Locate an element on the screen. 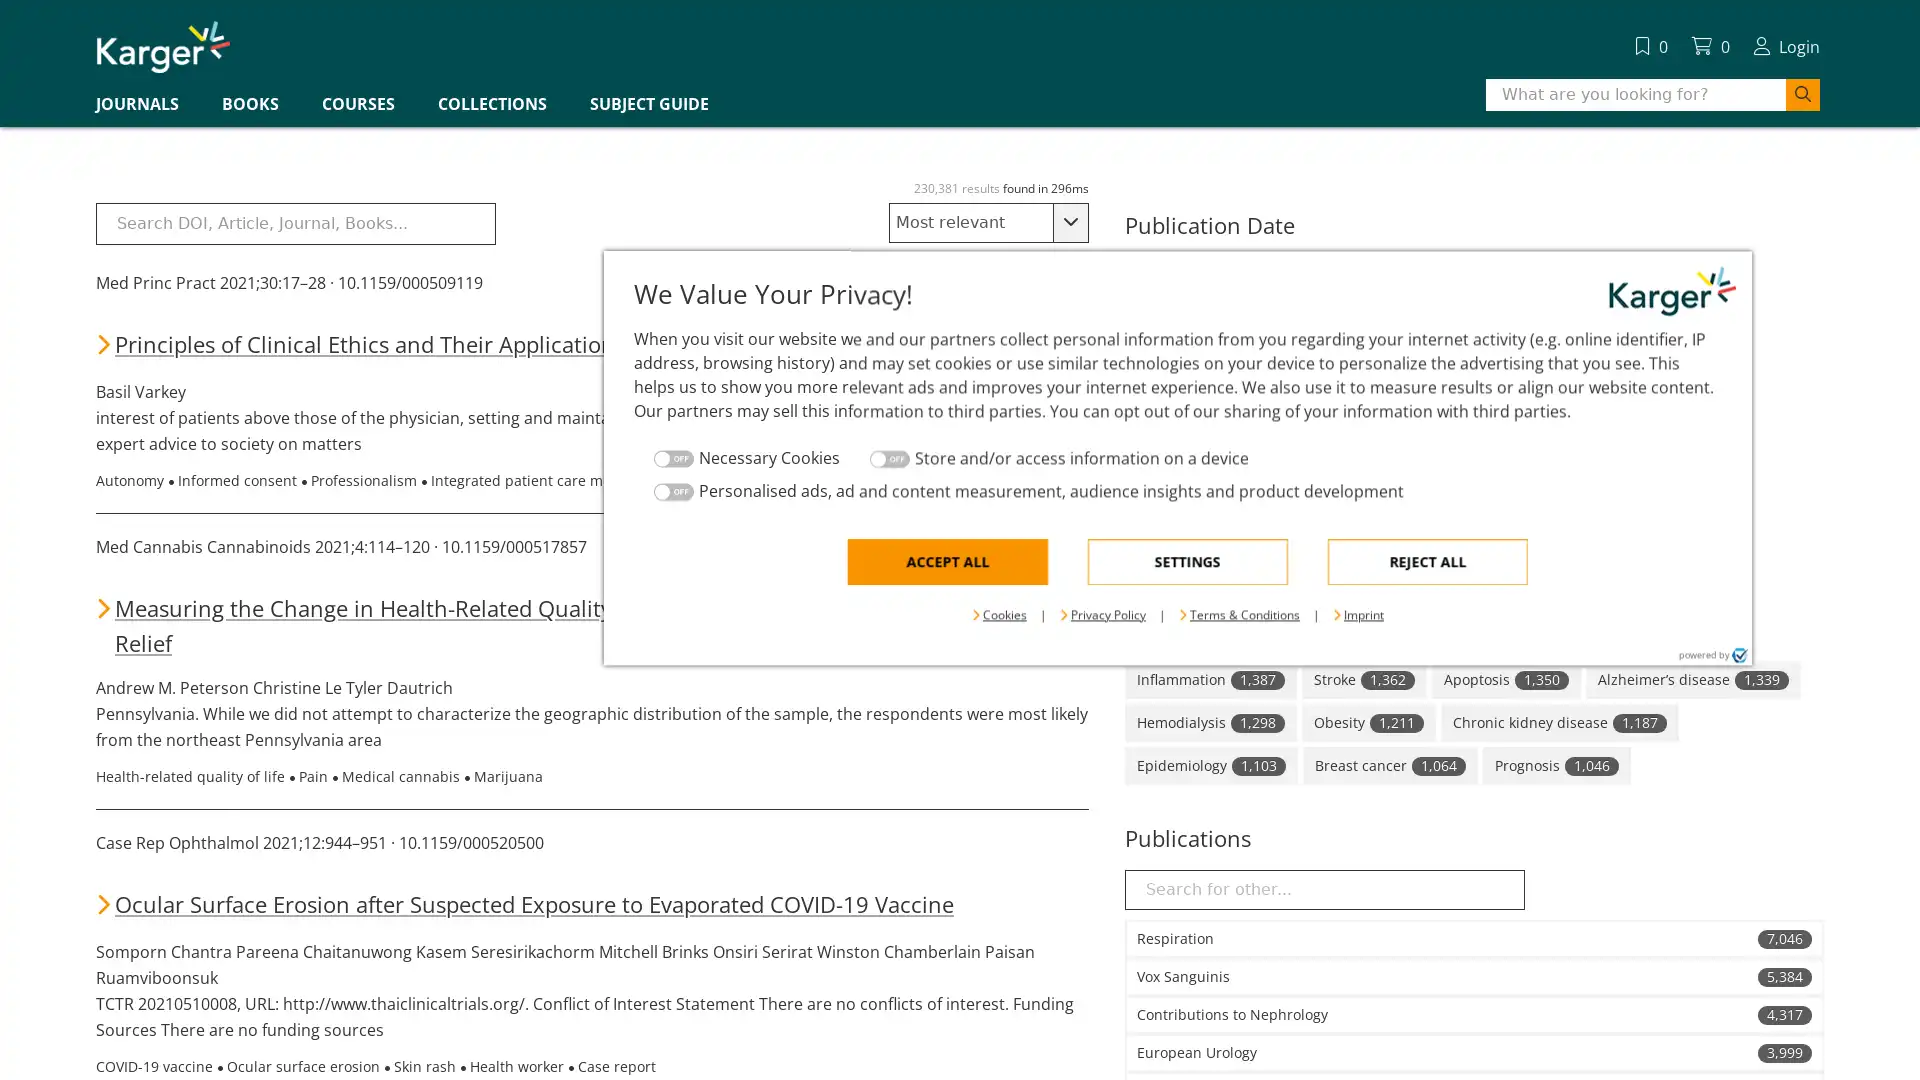 This screenshot has width=1920, height=1080. SETTINGS is located at coordinates (969, 644).